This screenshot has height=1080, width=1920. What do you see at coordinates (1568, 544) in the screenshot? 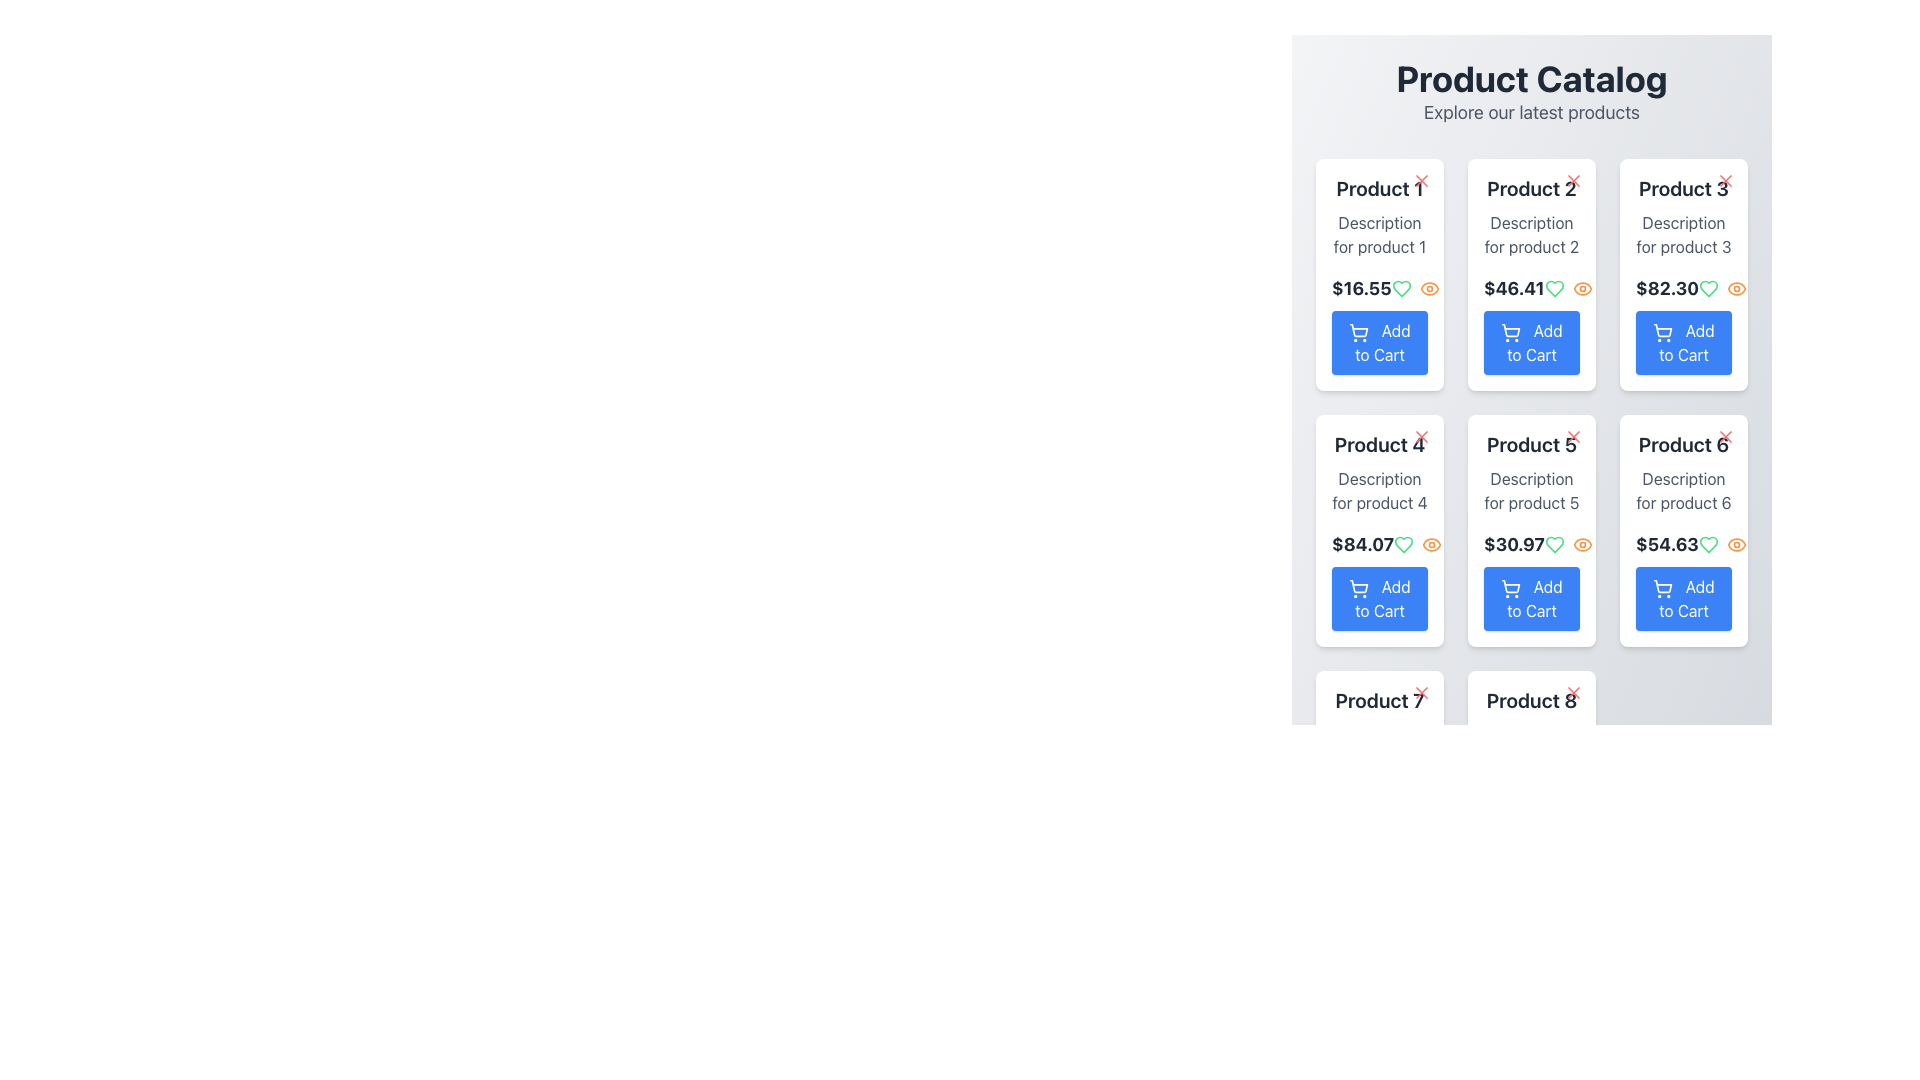
I see `the eye icon in the icon group located below the price label '$30.97' and above the 'Add to Cart' button for Product 5` at bounding box center [1568, 544].